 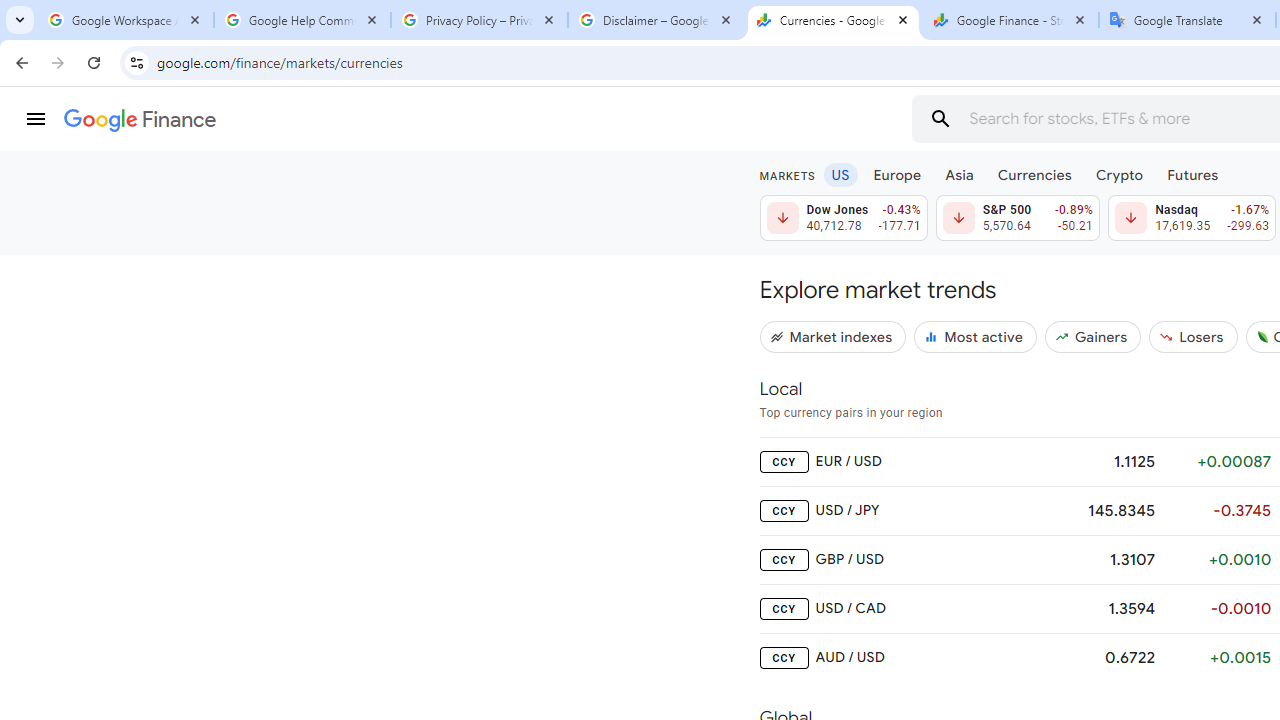 What do you see at coordinates (833, 20) in the screenshot?
I see `'Currencies - Google Finance'` at bounding box center [833, 20].